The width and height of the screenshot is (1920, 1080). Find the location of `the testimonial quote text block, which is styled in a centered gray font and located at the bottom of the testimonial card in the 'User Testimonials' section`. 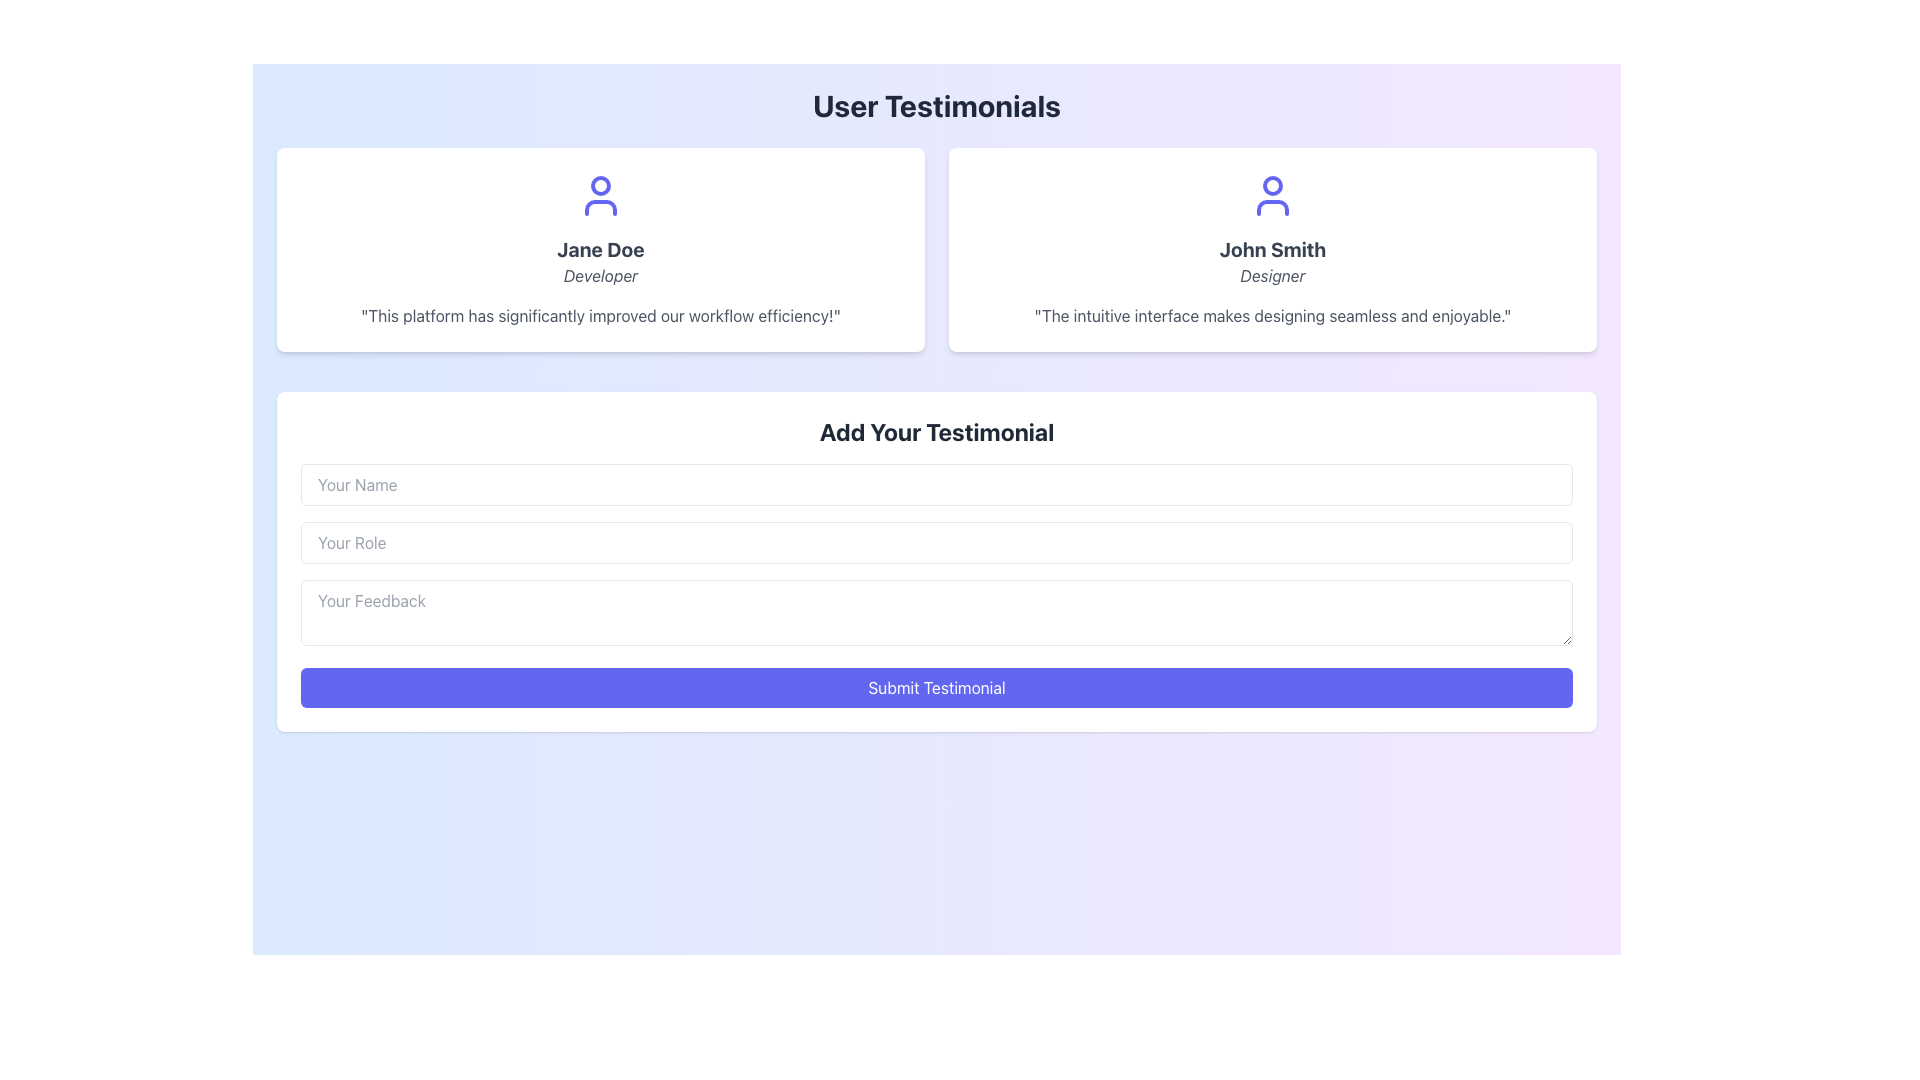

the testimonial quote text block, which is styled in a centered gray font and located at the bottom of the testimonial card in the 'User Testimonials' section is located at coordinates (1271, 315).